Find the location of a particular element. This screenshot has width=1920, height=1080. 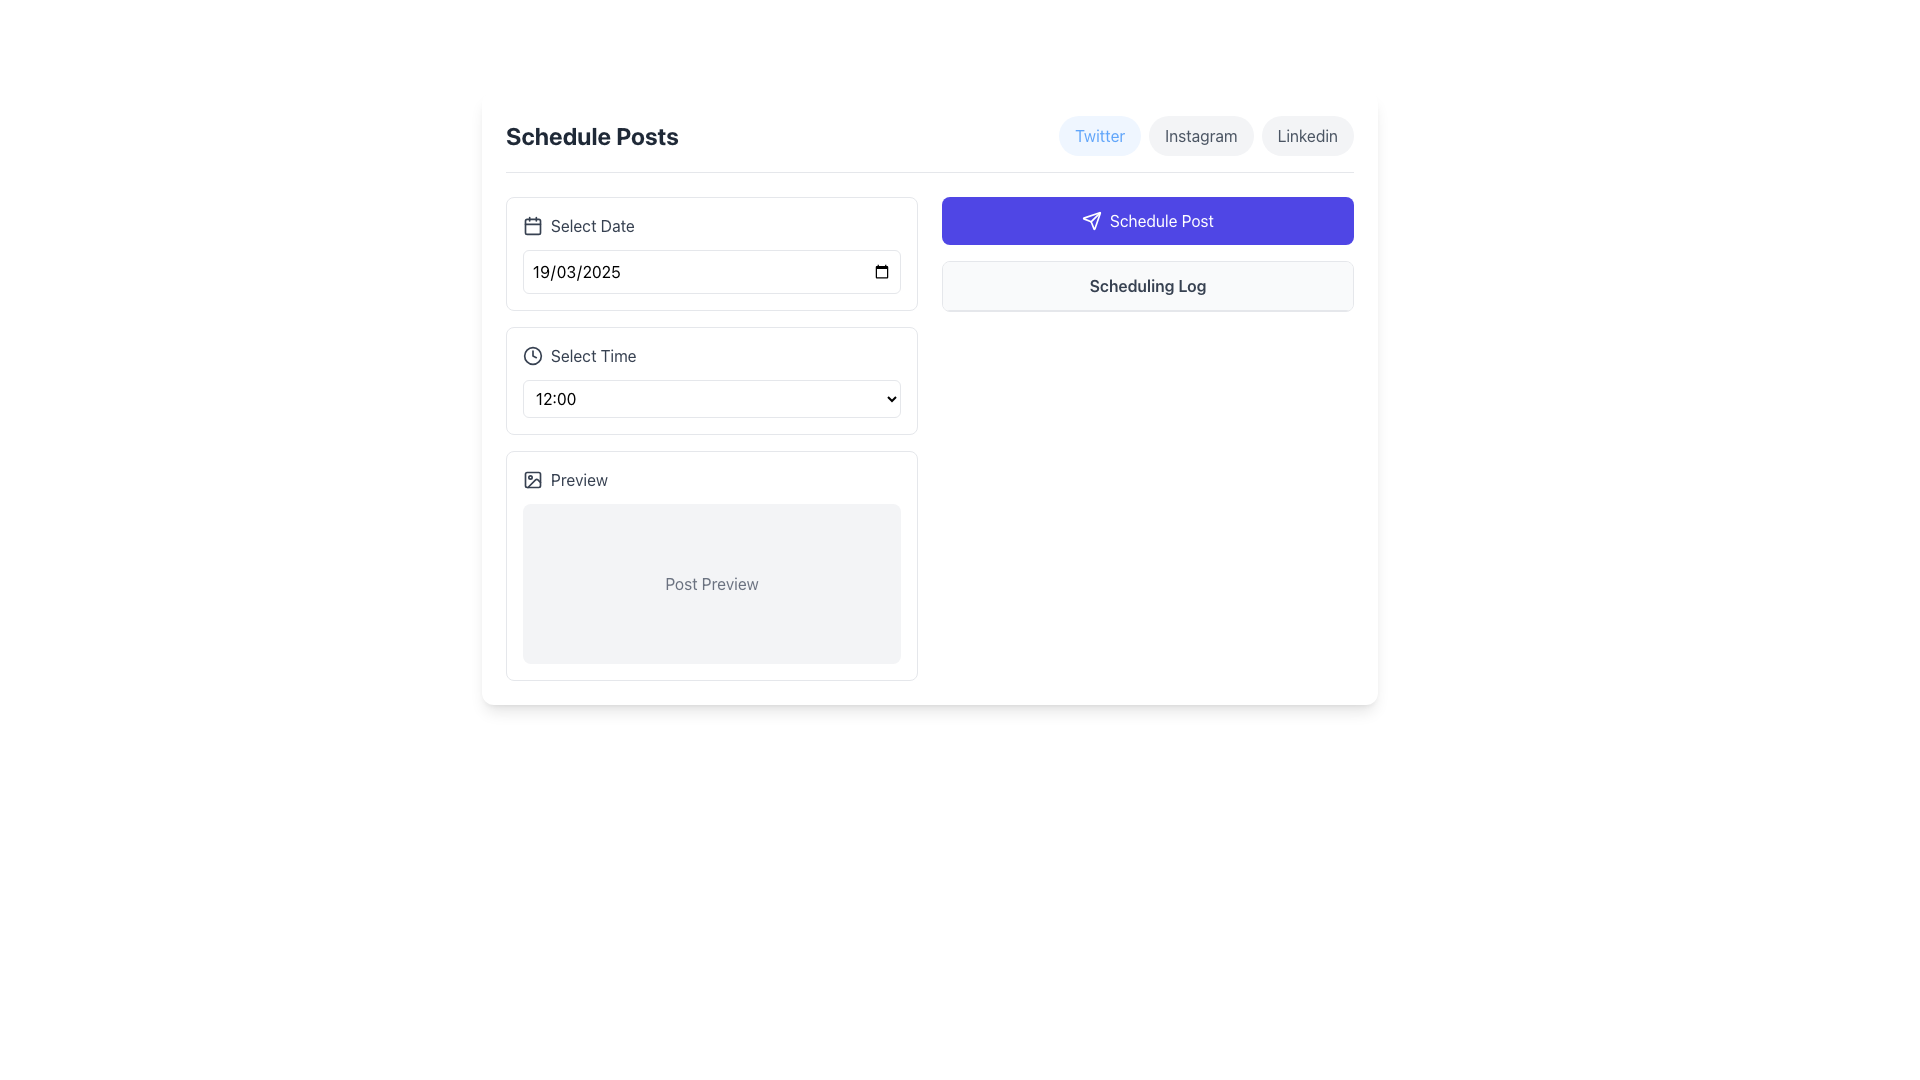

the rounded rectangle icon associated with the 'Select Date' input field is located at coordinates (532, 225).